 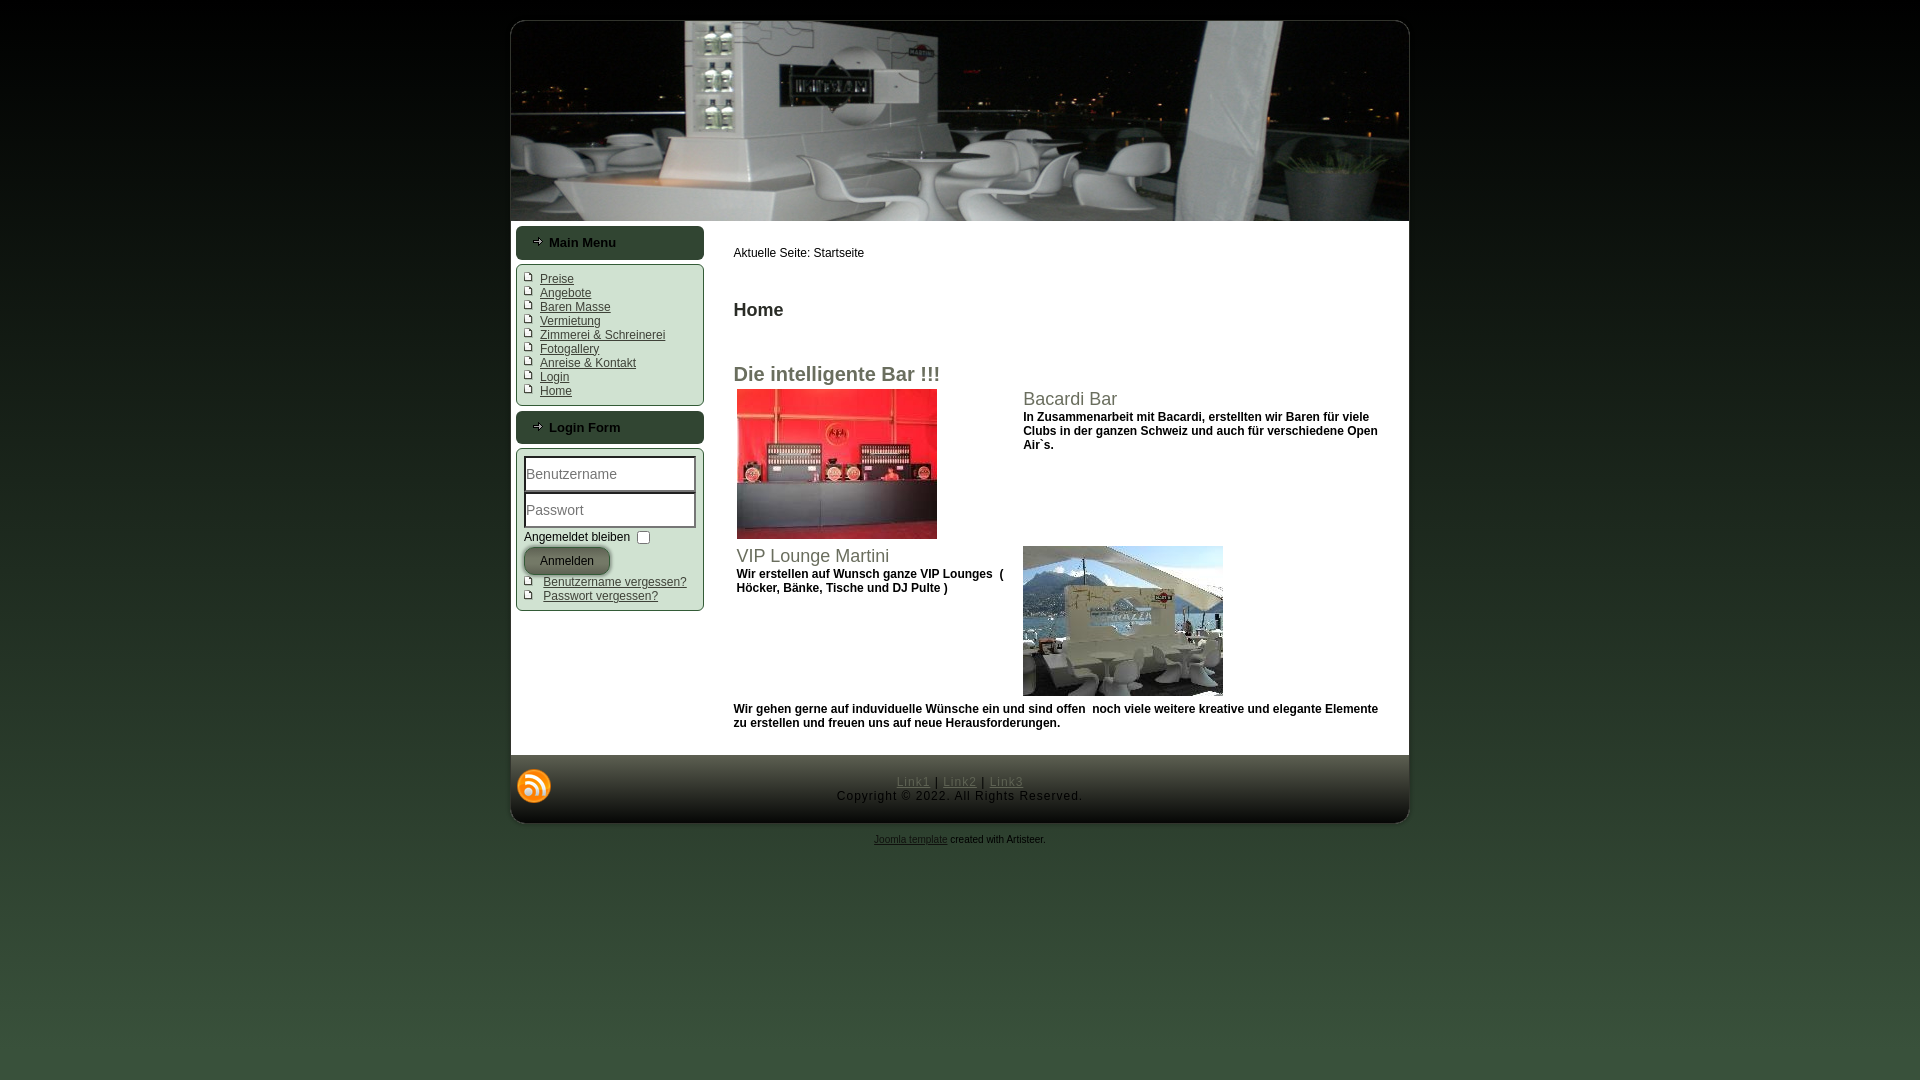 I want to click on 'Angebote', so click(x=564, y=293).